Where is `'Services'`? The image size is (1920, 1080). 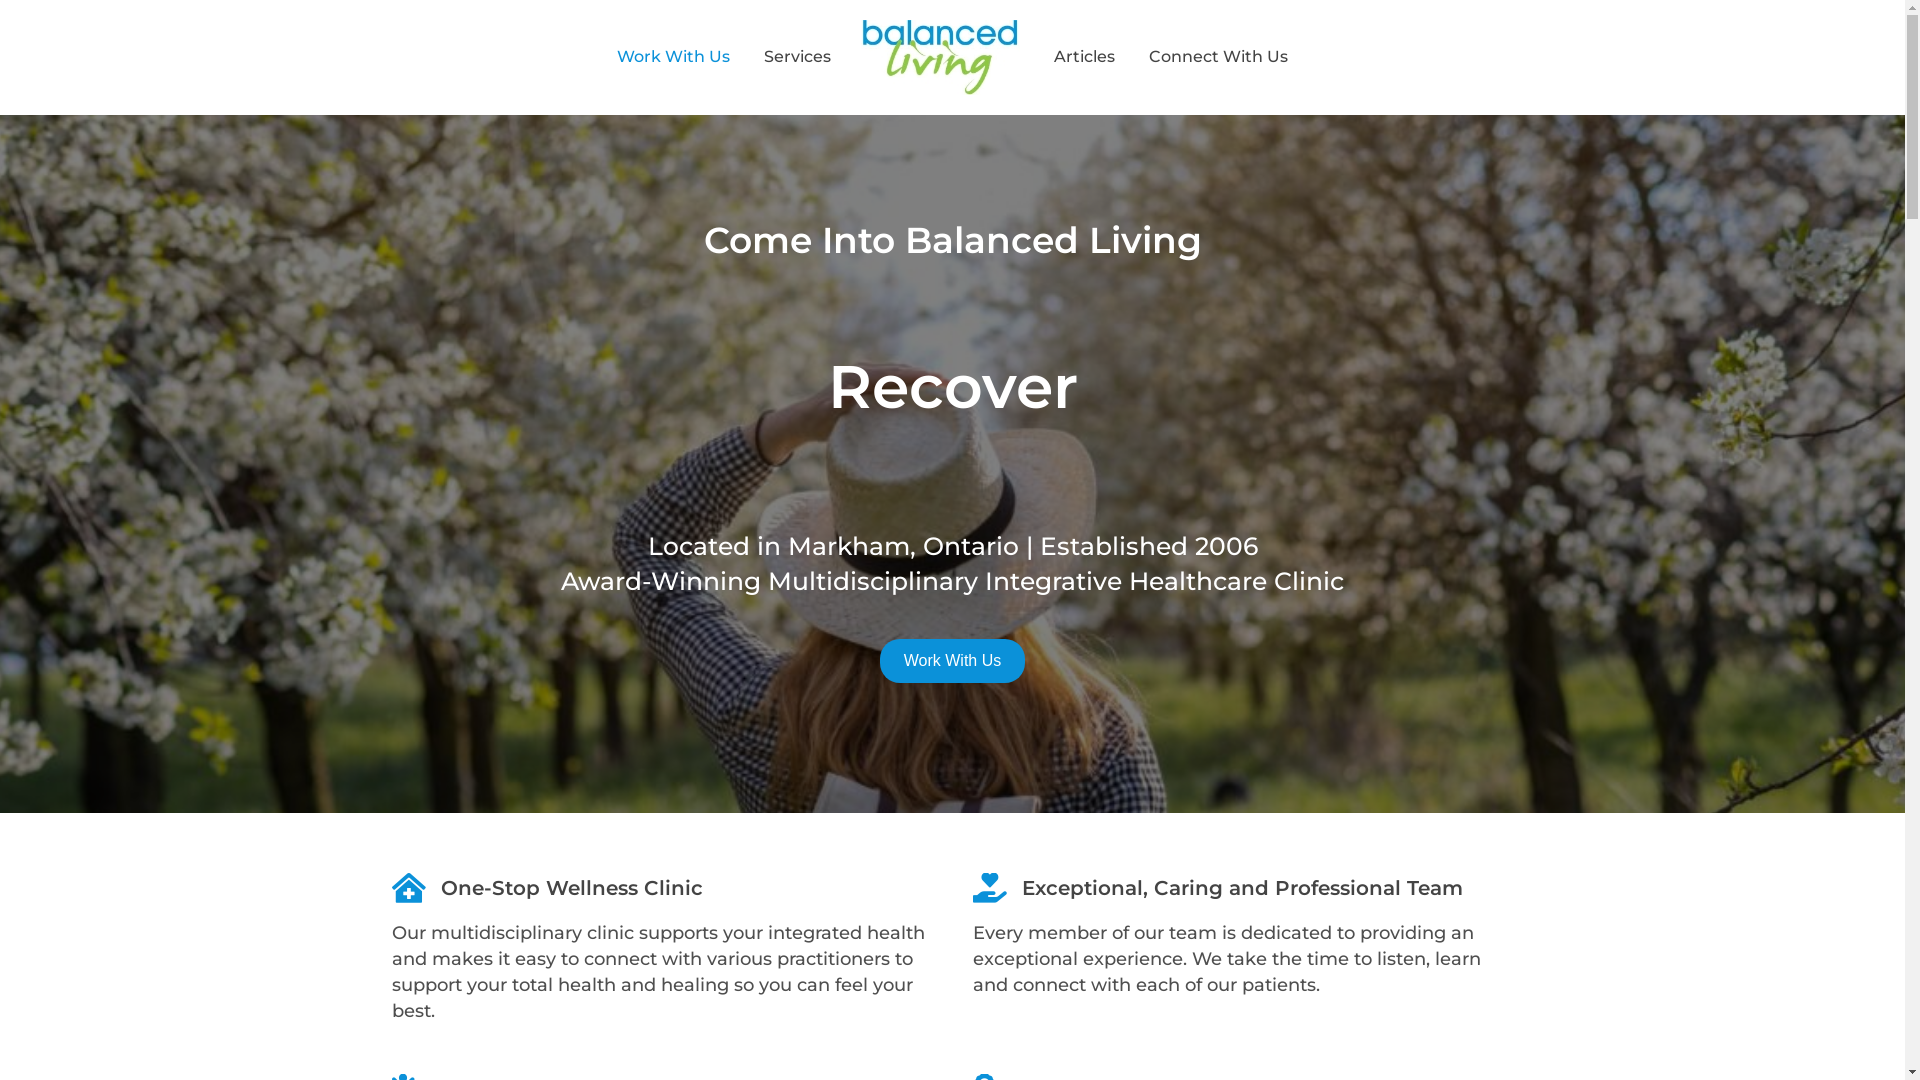
'Services' is located at coordinates (796, 56).